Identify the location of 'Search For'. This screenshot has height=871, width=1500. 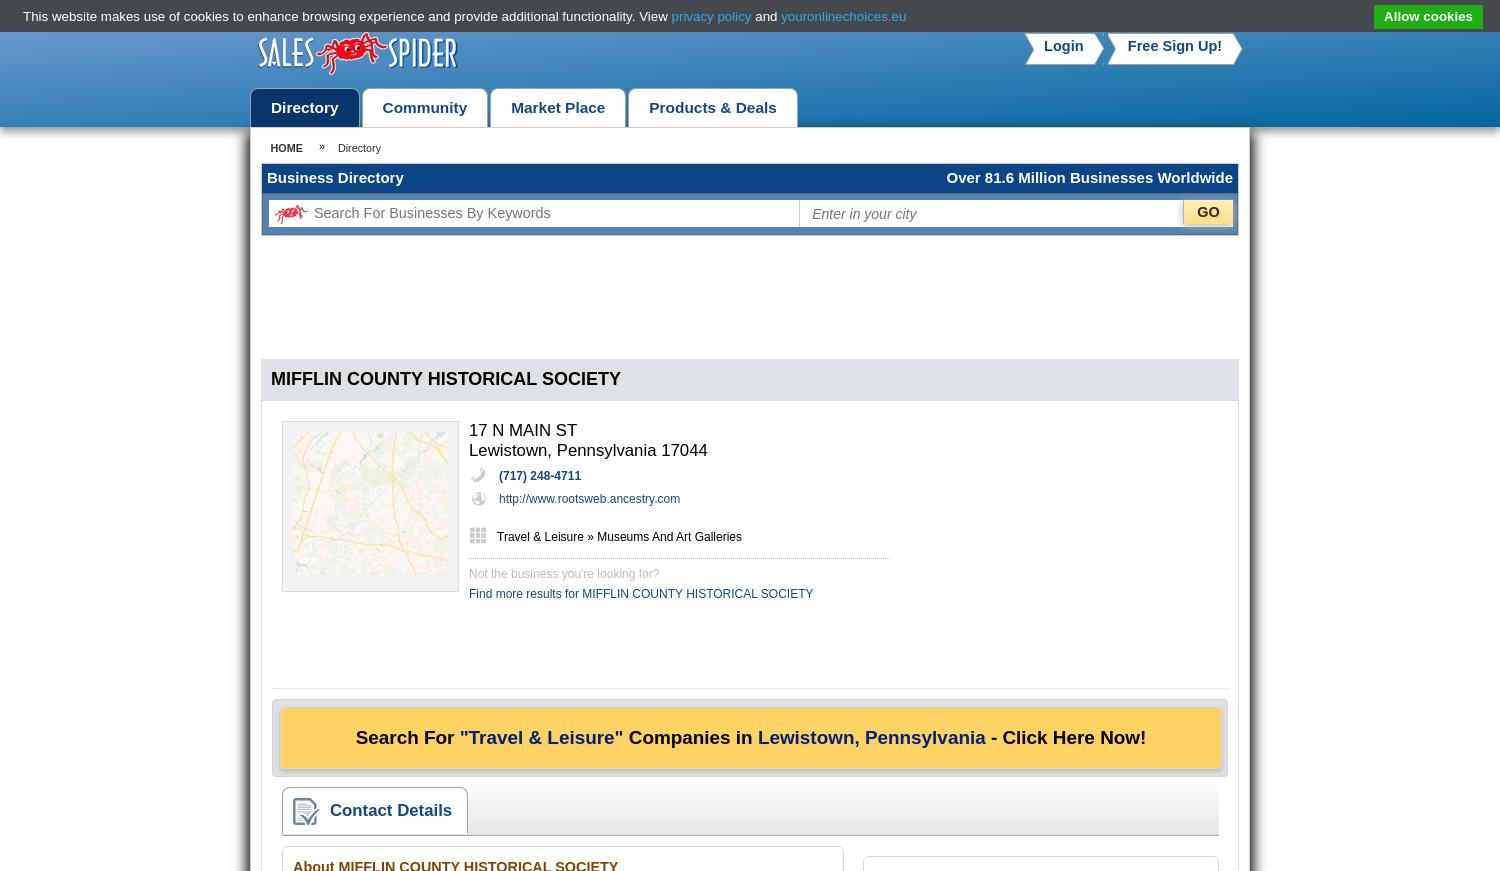
(406, 737).